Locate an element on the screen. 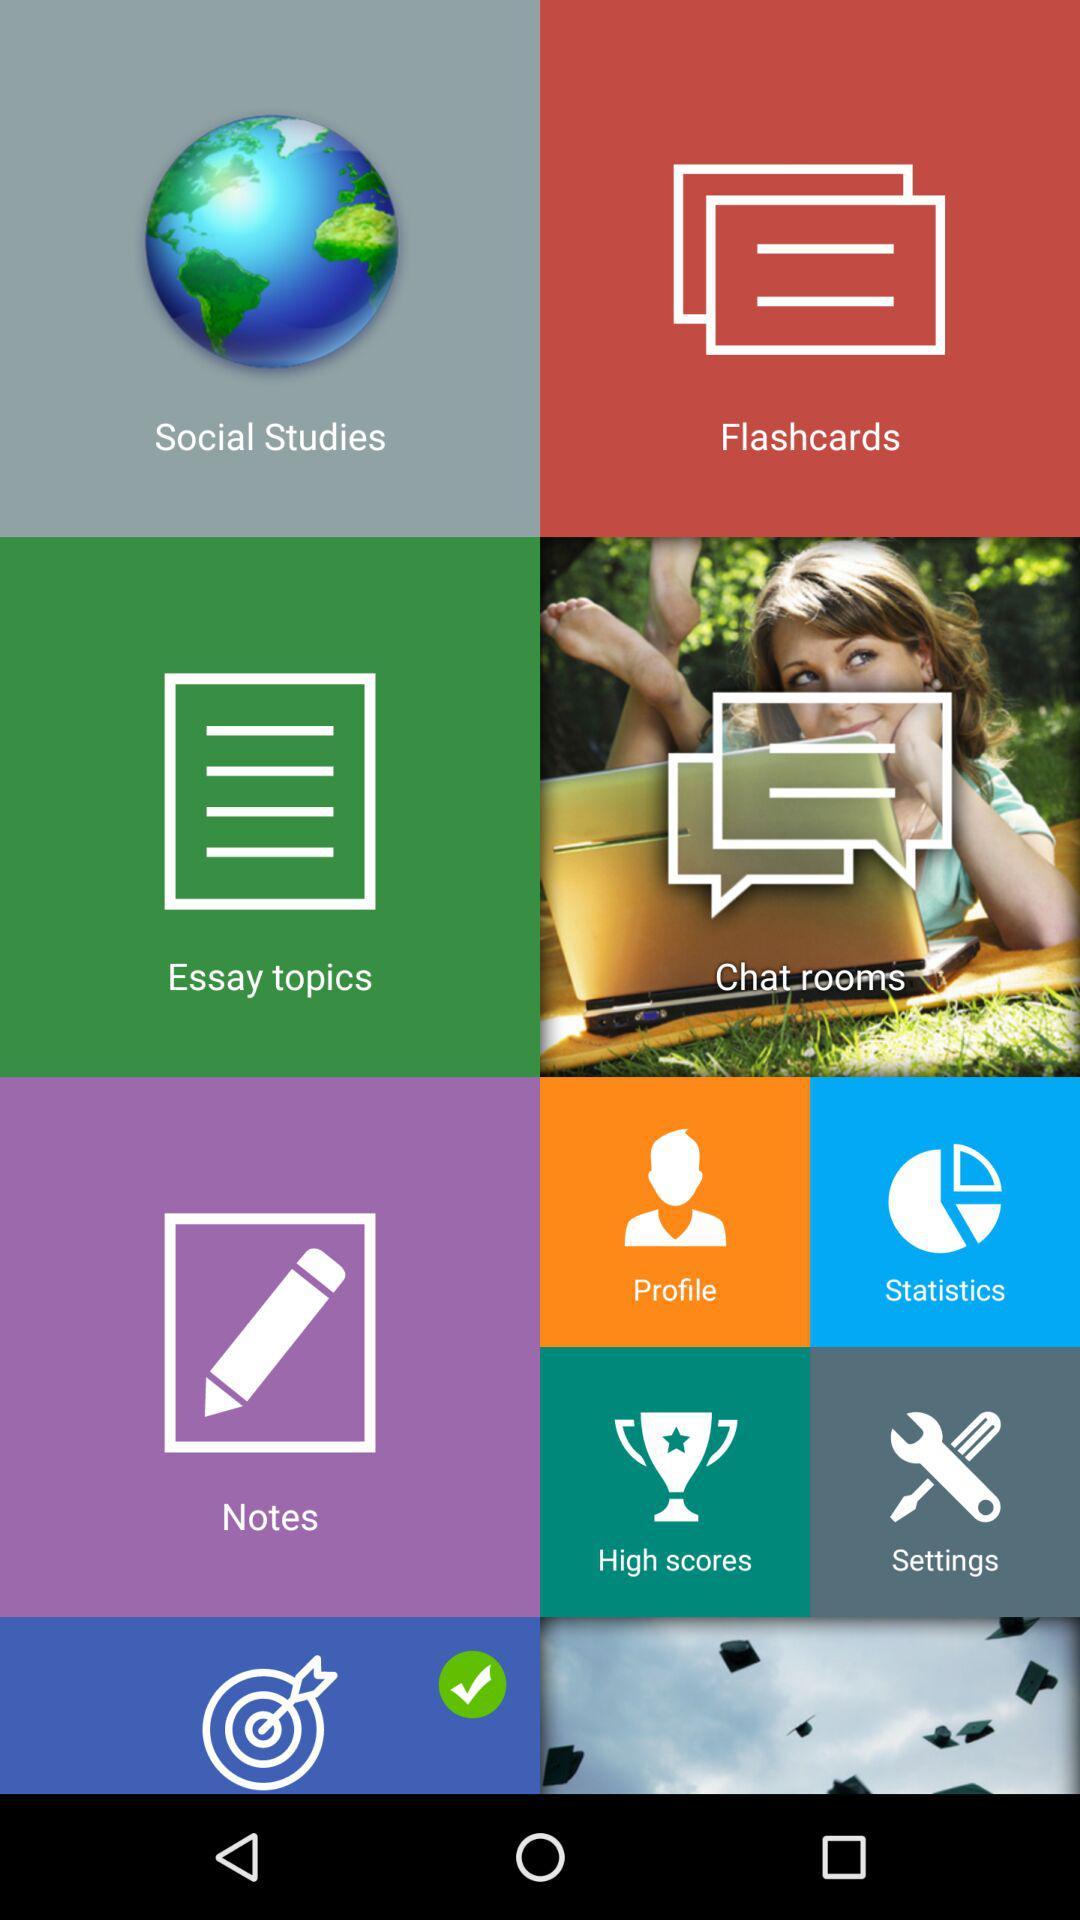 This screenshot has width=1080, height=1920. app below the chat rooms icon is located at coordinates (945, 1211).